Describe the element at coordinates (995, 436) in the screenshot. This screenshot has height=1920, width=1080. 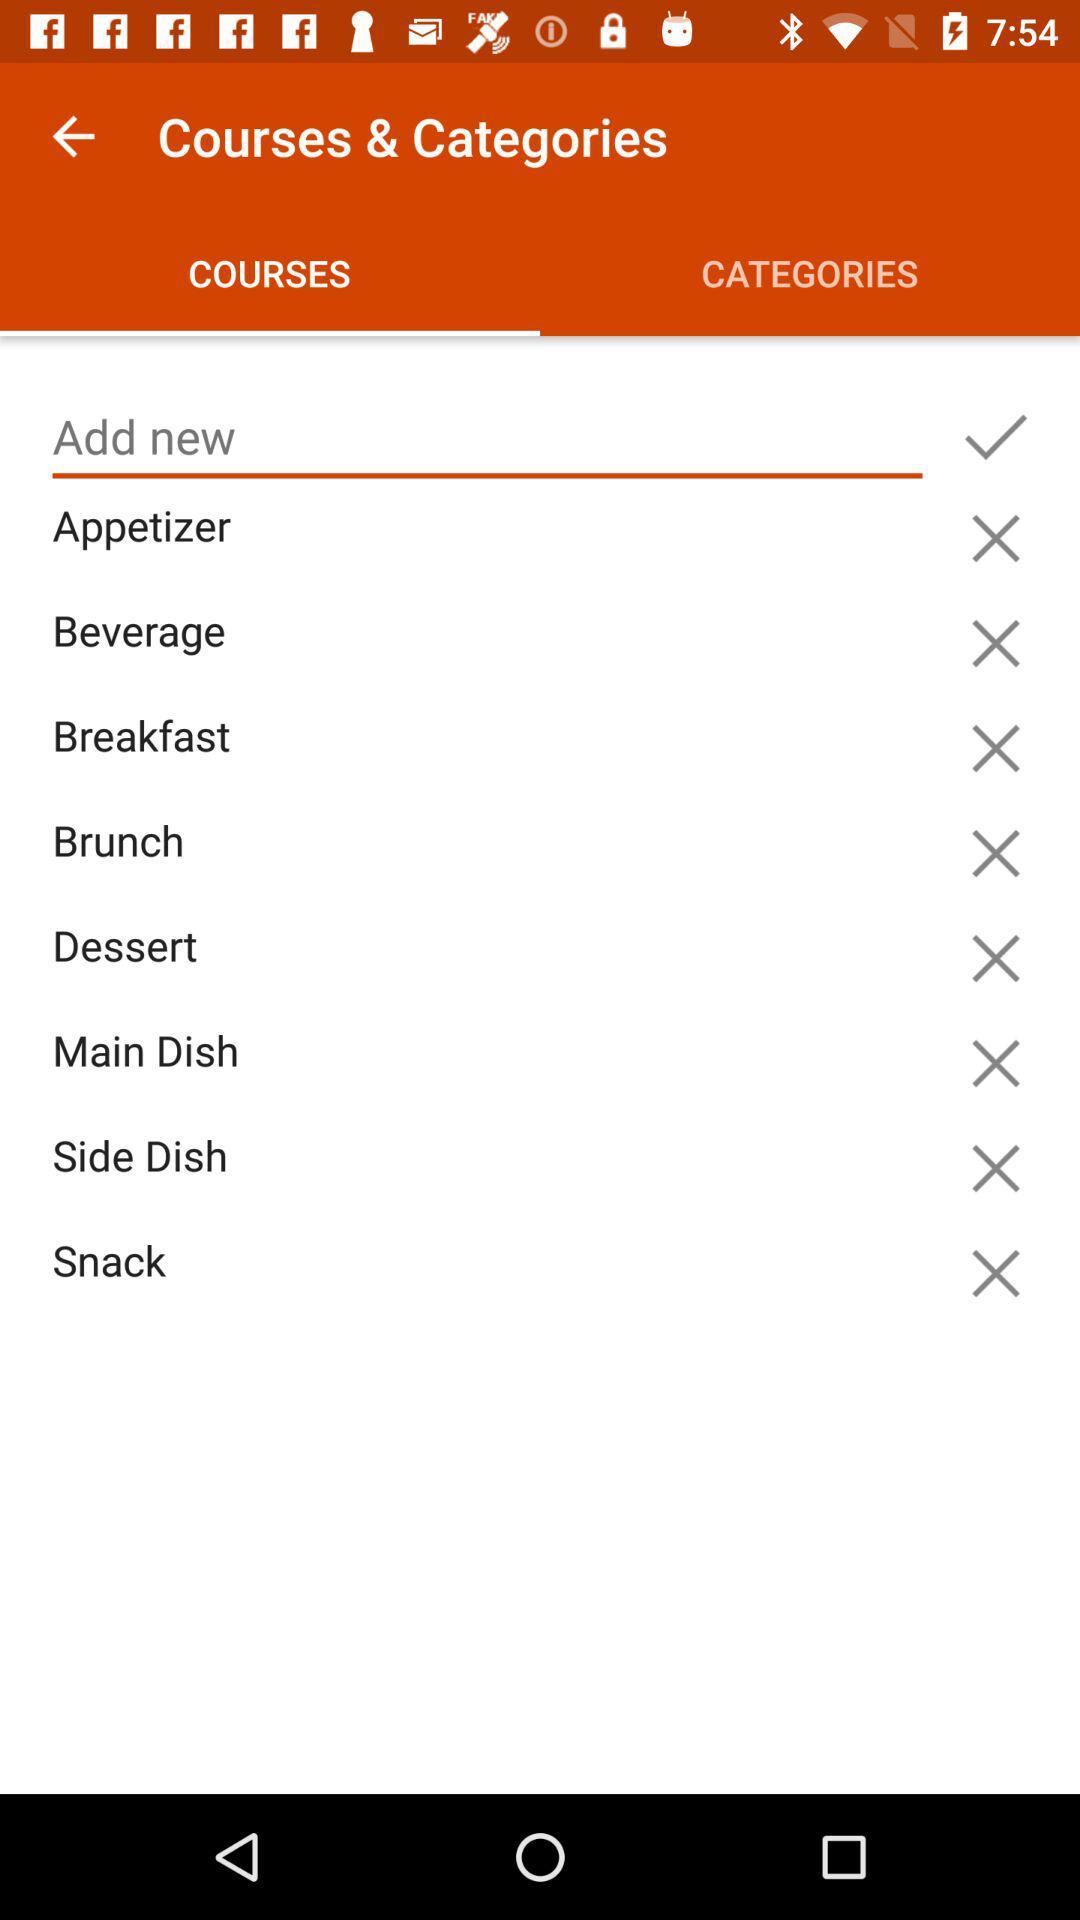
I see `the check icon` at that location.